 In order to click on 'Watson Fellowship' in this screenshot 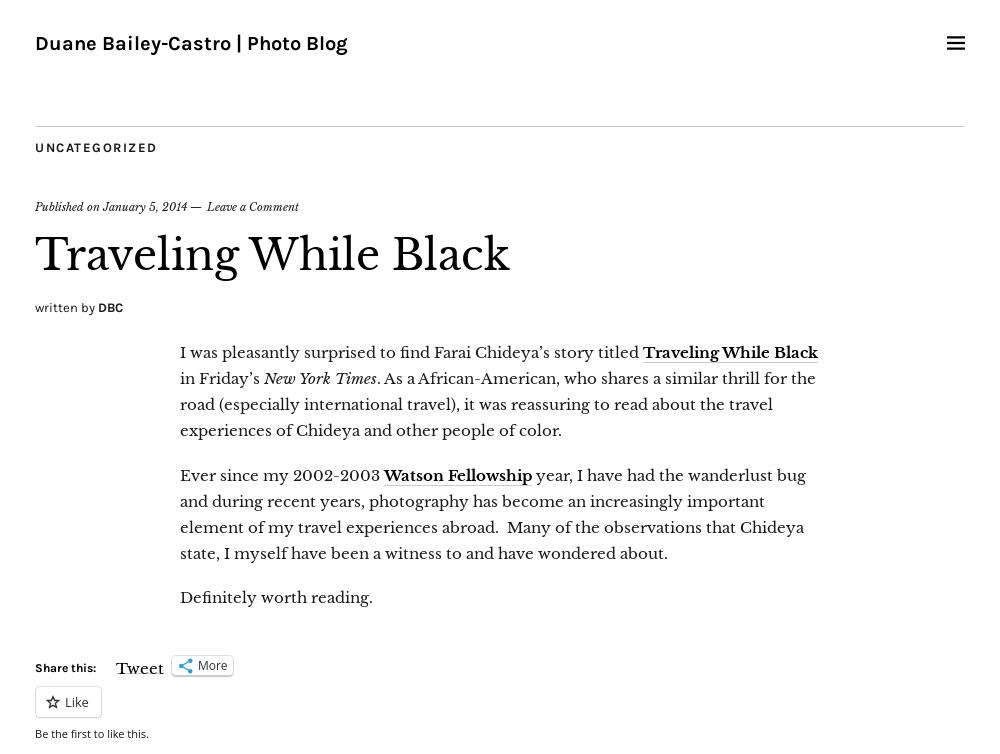, I will do `click(457, 474)`.